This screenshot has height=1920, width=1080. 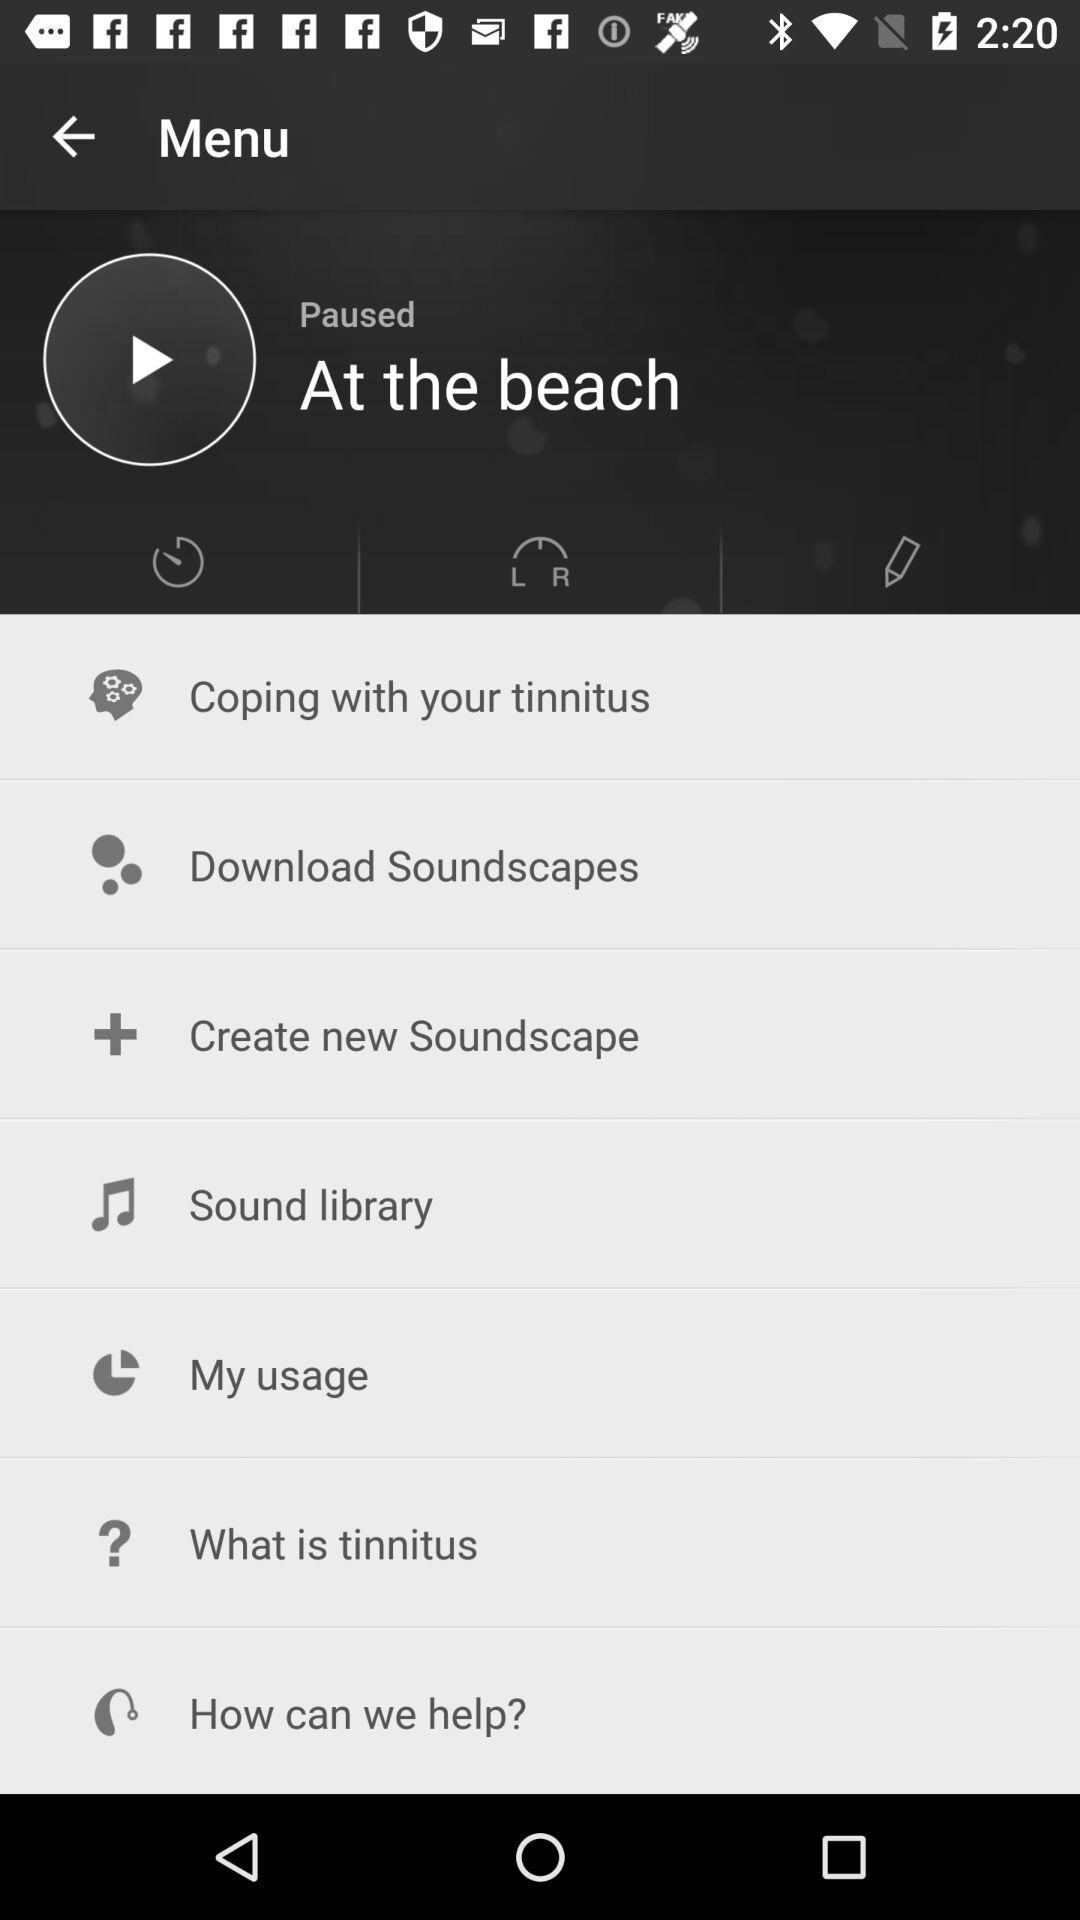 I want to click on the icon below sound library icon, so click(x=540, y=1372).